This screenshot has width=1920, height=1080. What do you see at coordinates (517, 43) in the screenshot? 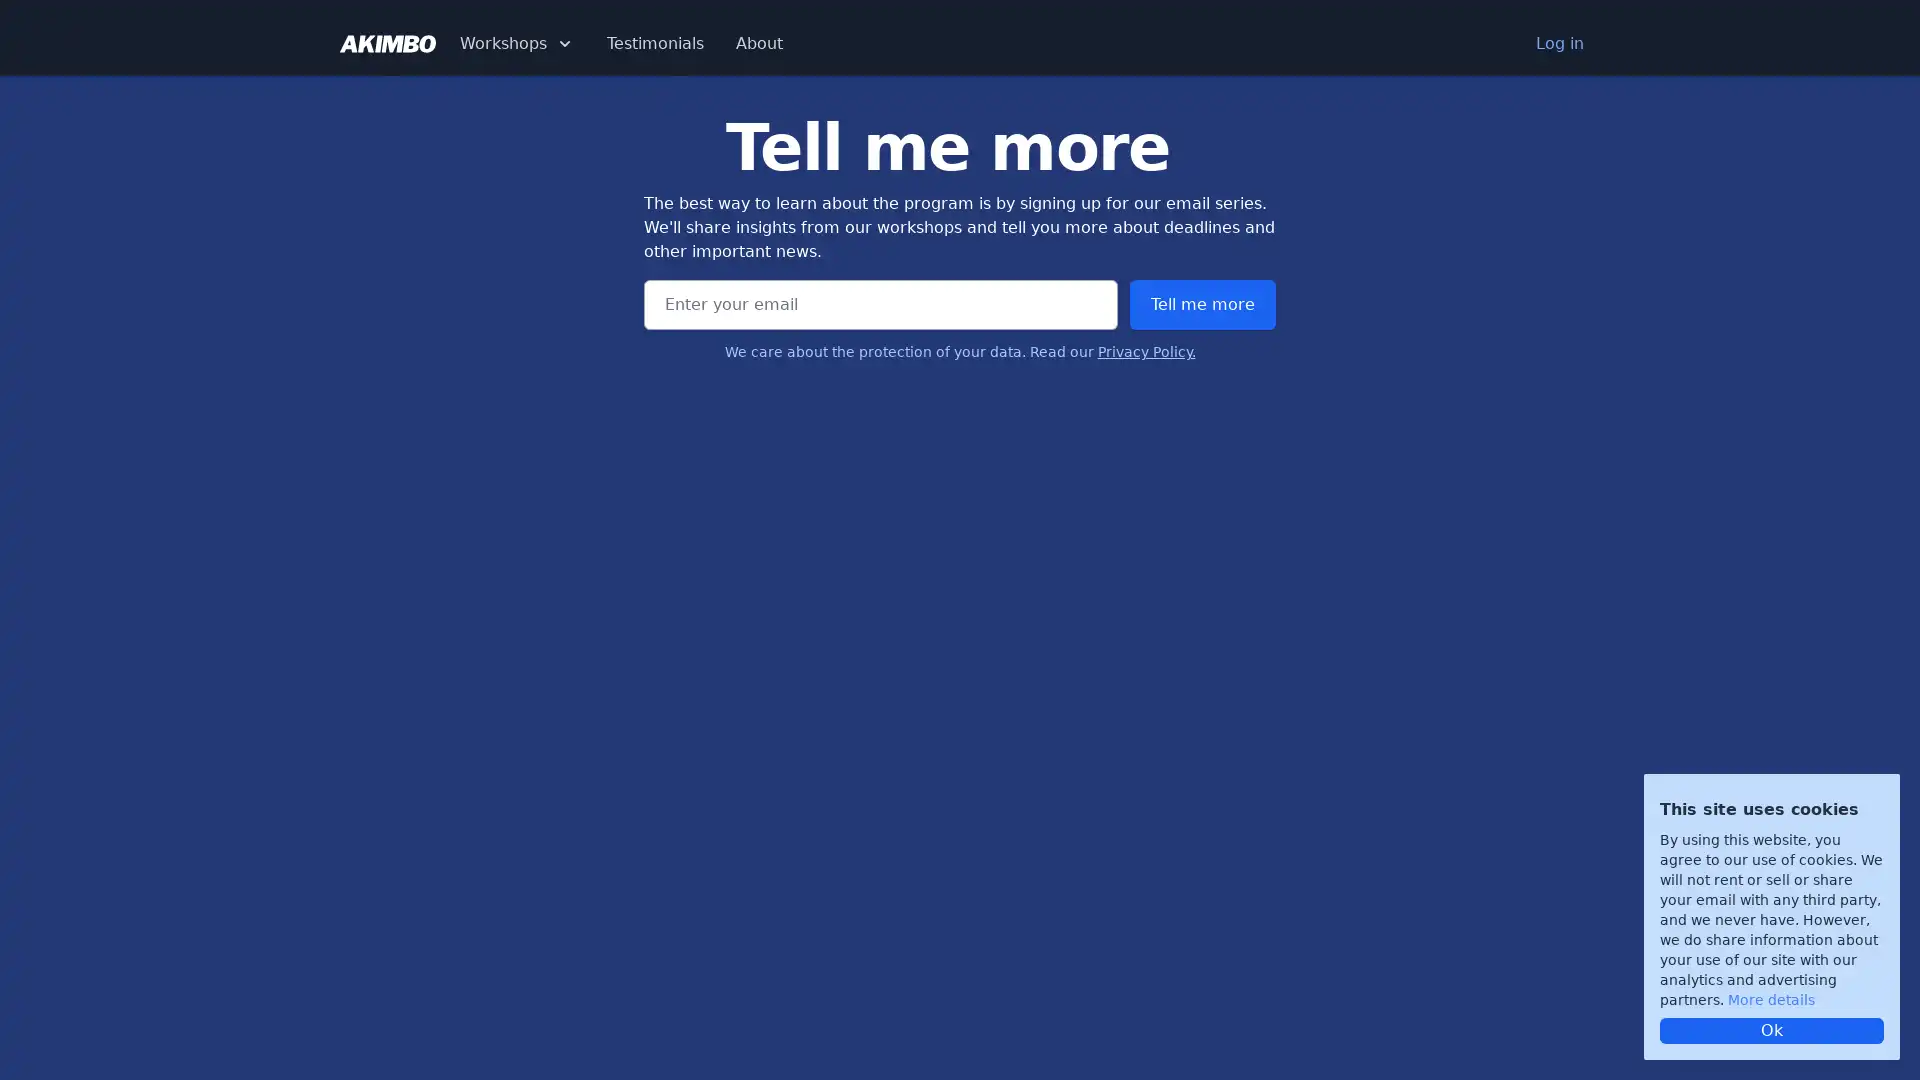
I see `Workshops Dropdown` at bounding box center [517, 43].